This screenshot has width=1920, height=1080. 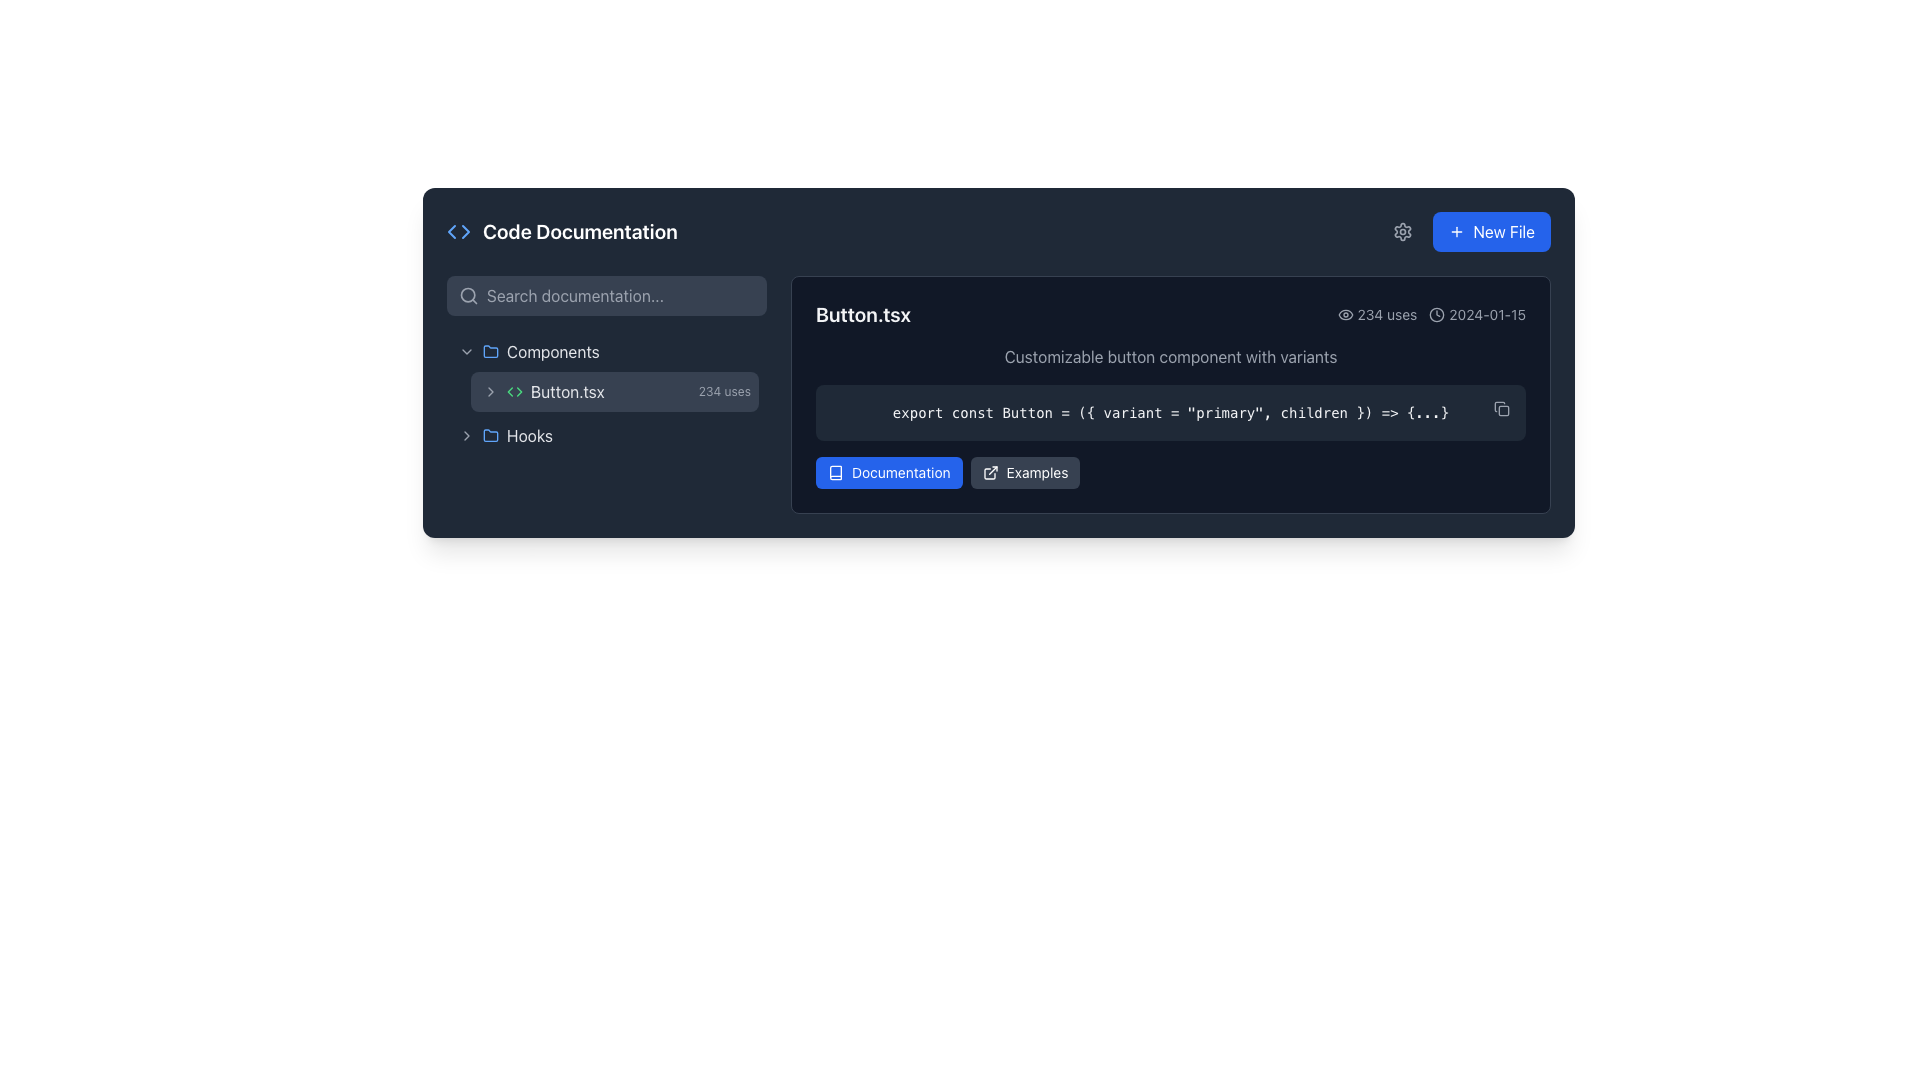 I want to click on the navigation list item for the 'Button.tsx' component located, so click(x=605, y=394).